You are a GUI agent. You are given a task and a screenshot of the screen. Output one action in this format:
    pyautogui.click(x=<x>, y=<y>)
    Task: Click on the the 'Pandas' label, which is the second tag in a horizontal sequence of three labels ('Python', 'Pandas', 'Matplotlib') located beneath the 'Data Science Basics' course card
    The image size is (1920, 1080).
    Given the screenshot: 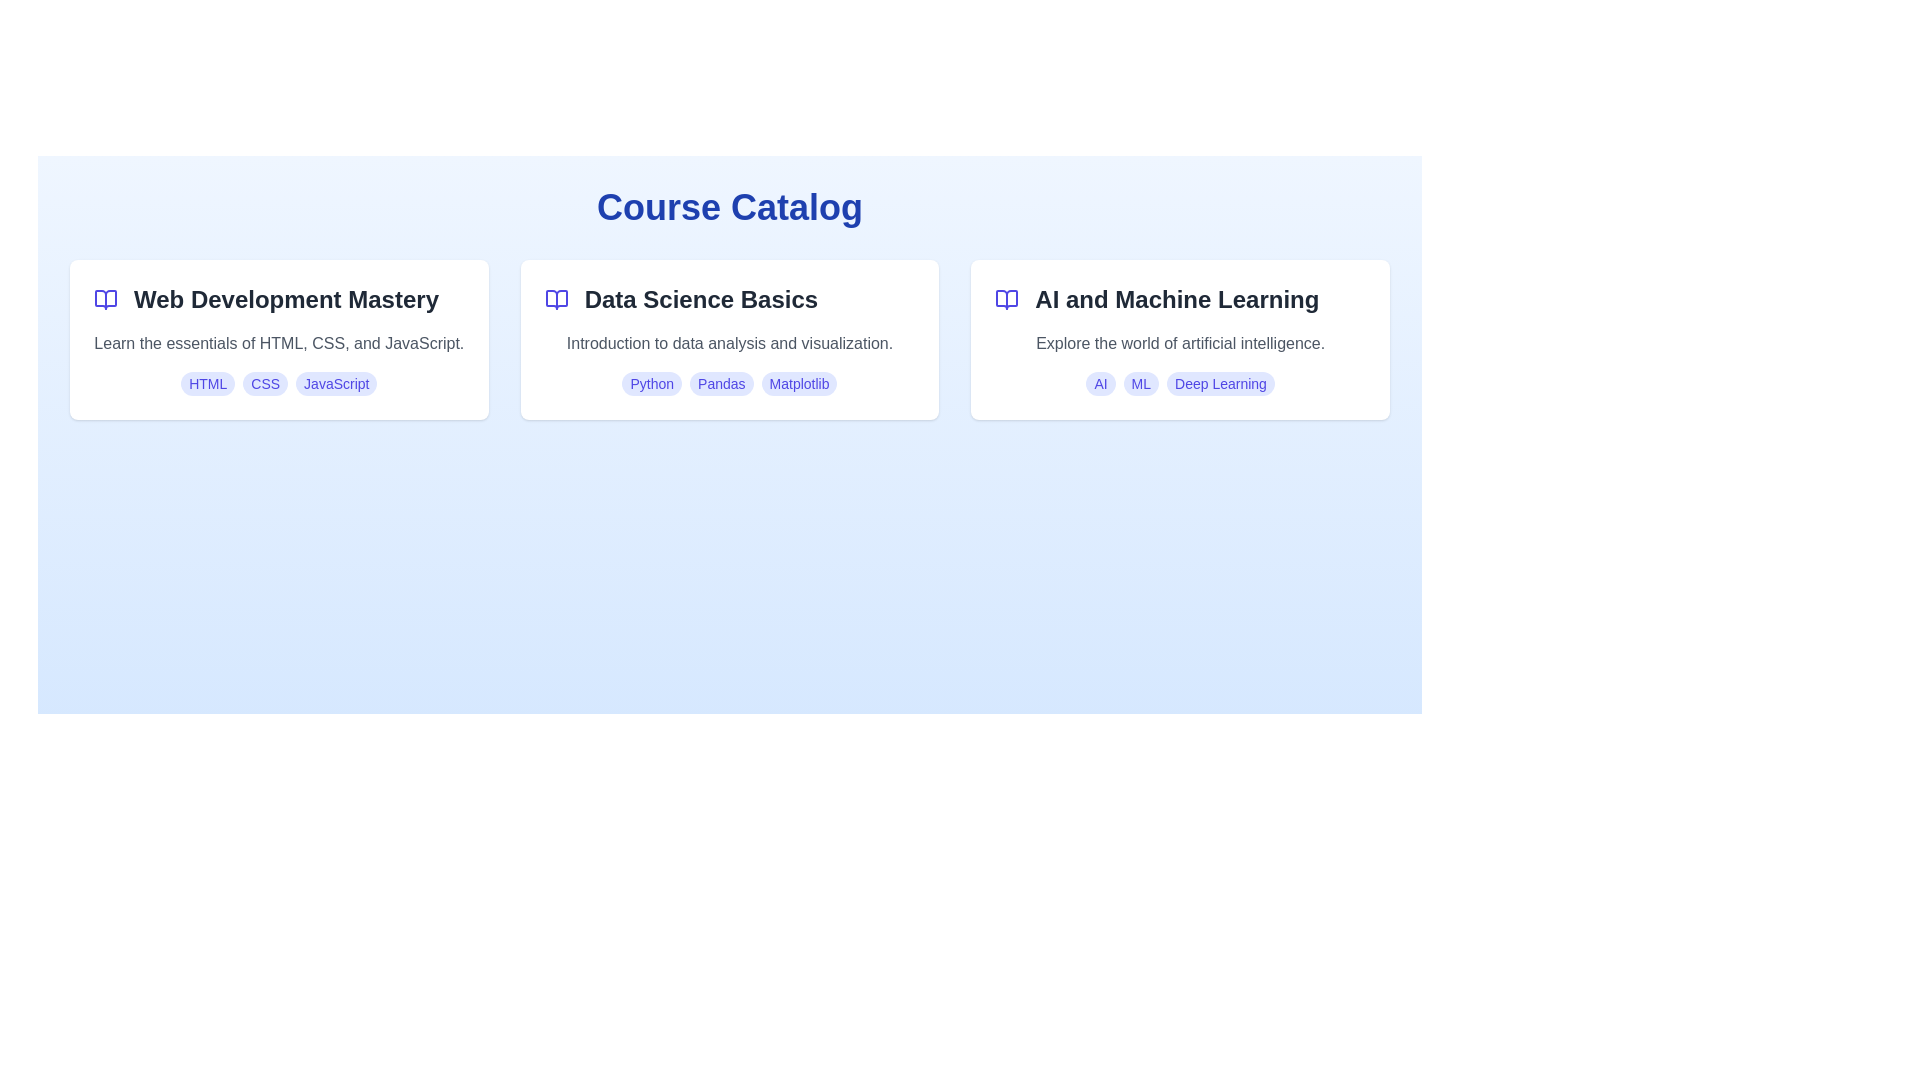 What is the action you would take?
    pyautogui.click(x=720, y=384)
    